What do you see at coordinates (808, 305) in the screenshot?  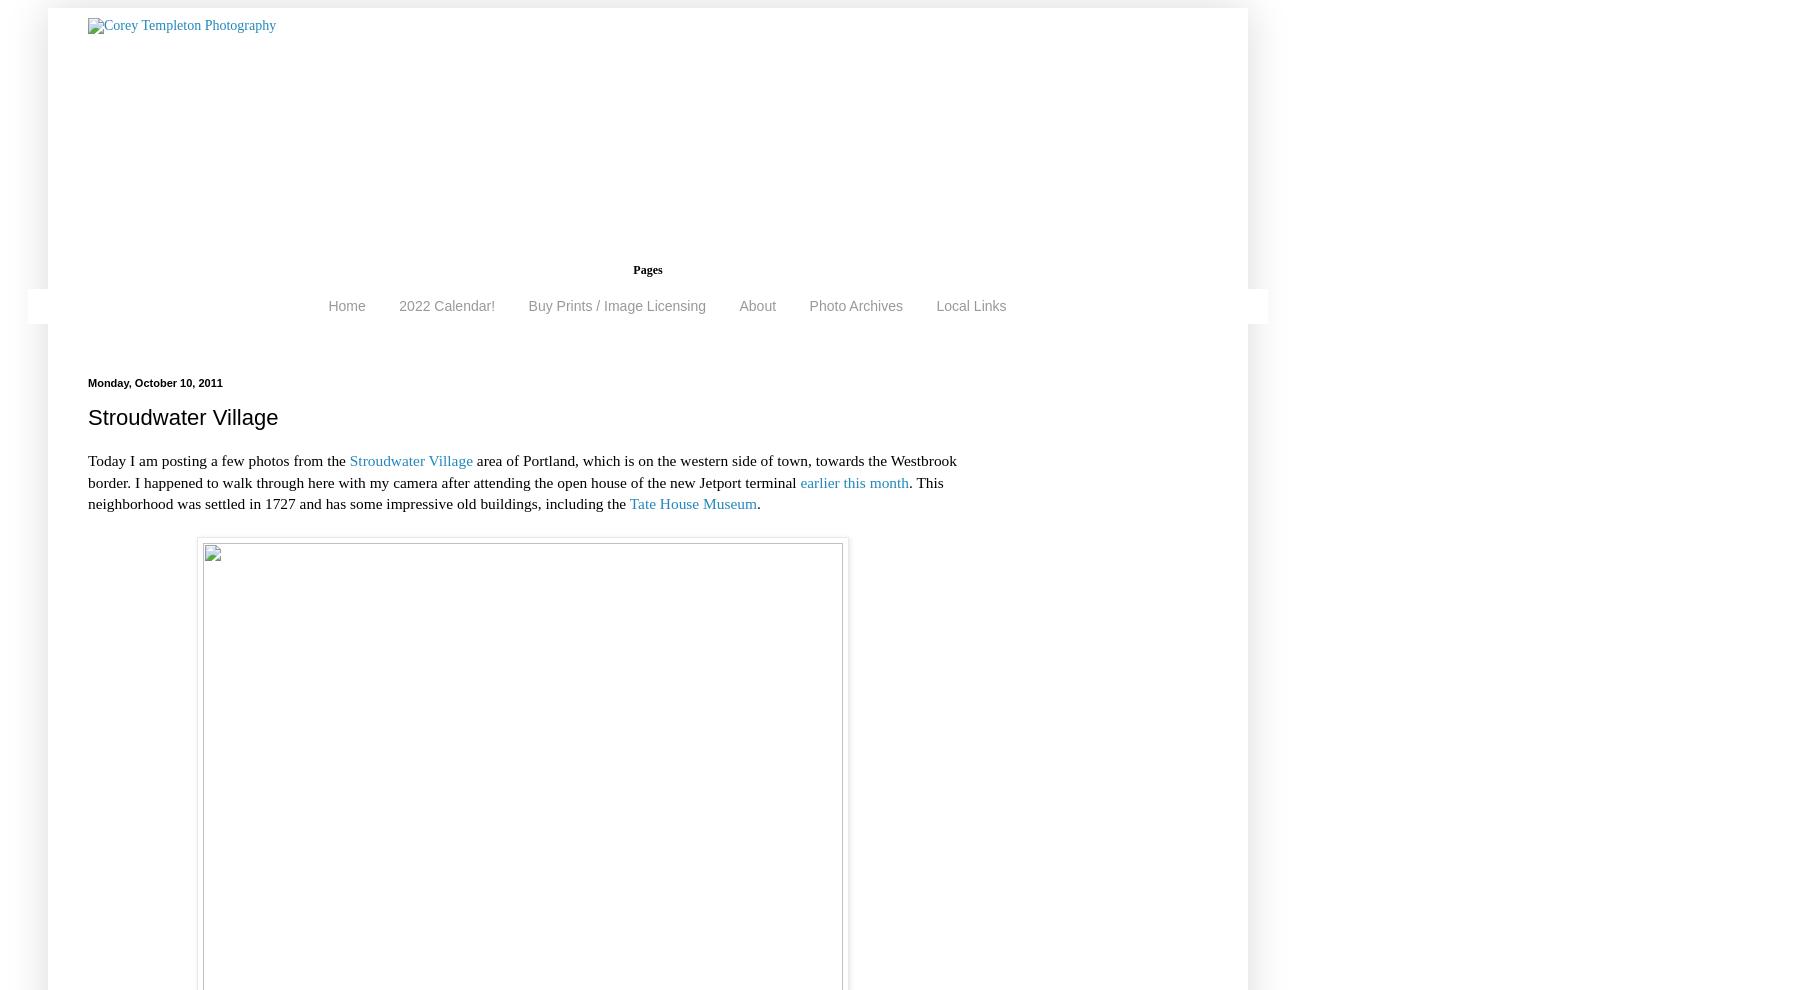 I see `'Photo Archives'` at bounding box center [808, 305].